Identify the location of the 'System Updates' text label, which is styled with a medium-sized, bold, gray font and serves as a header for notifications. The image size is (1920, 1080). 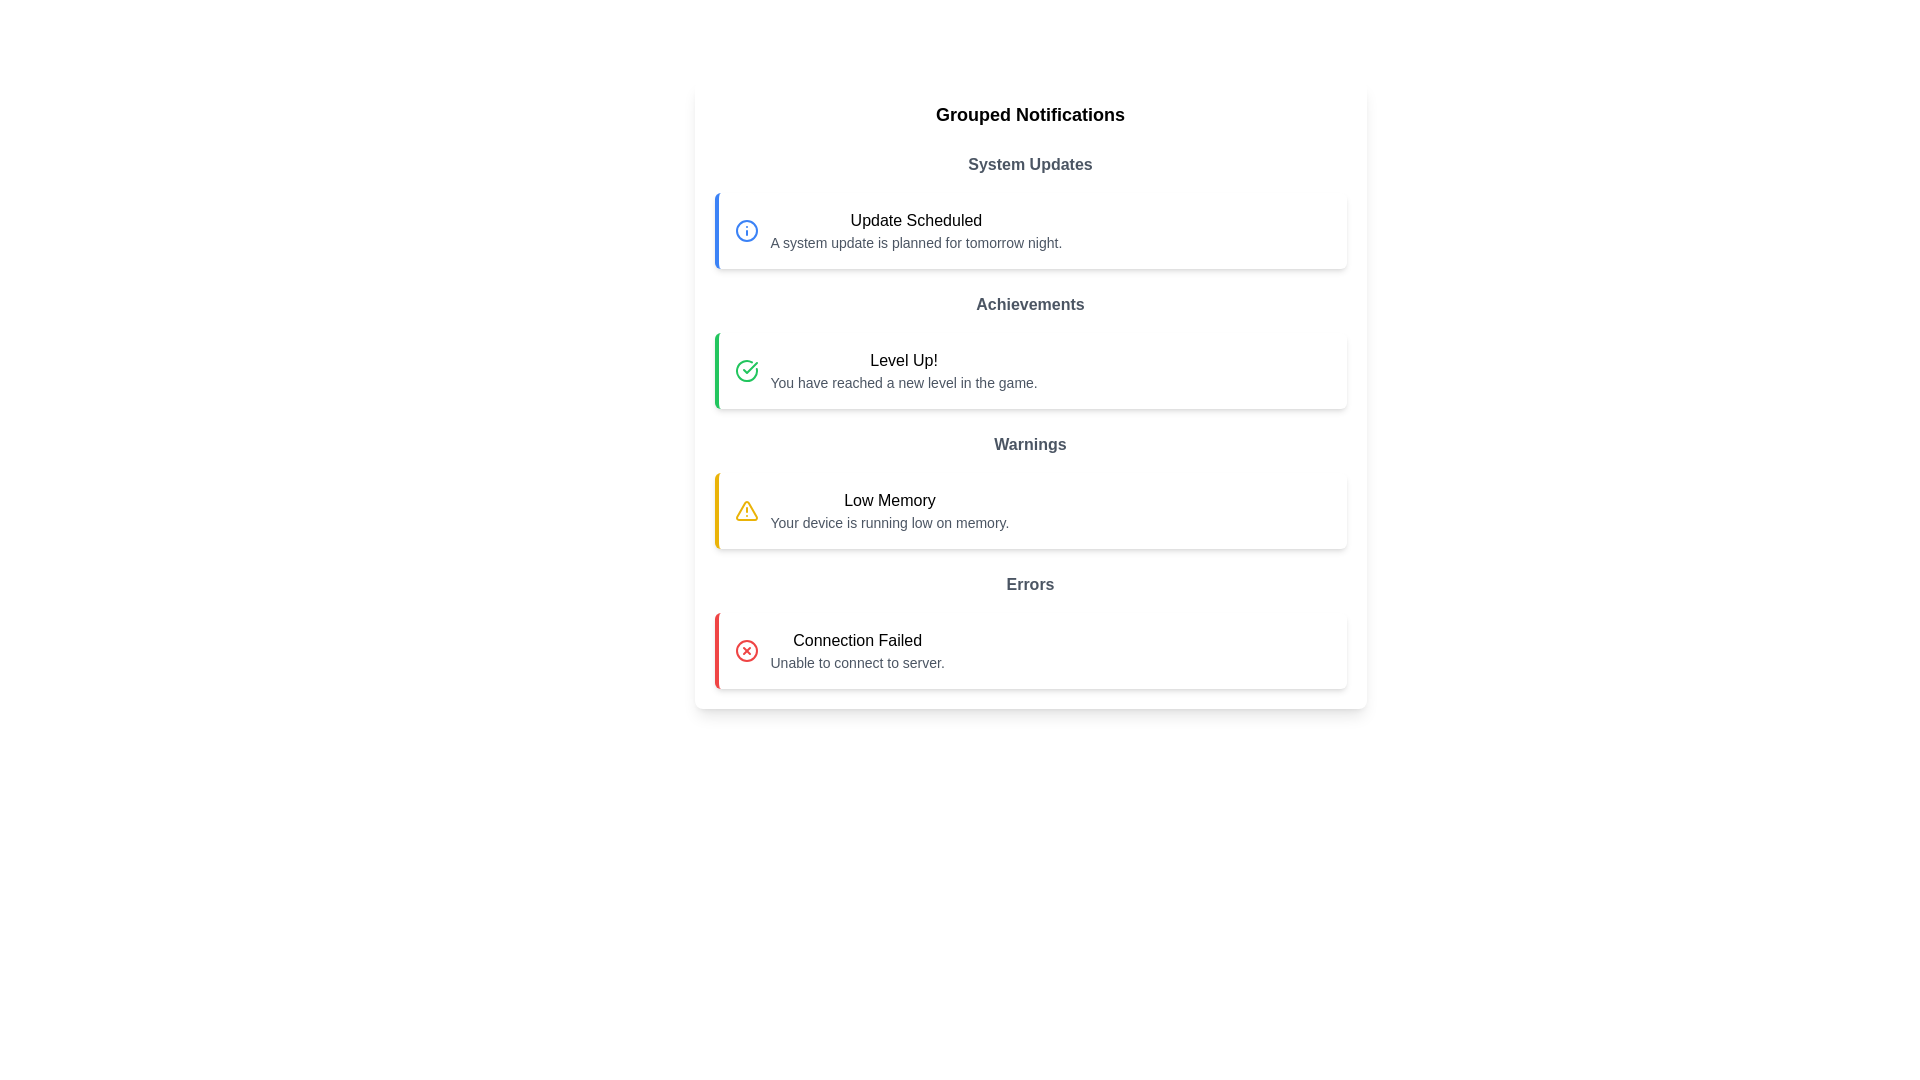
(1030, 164).